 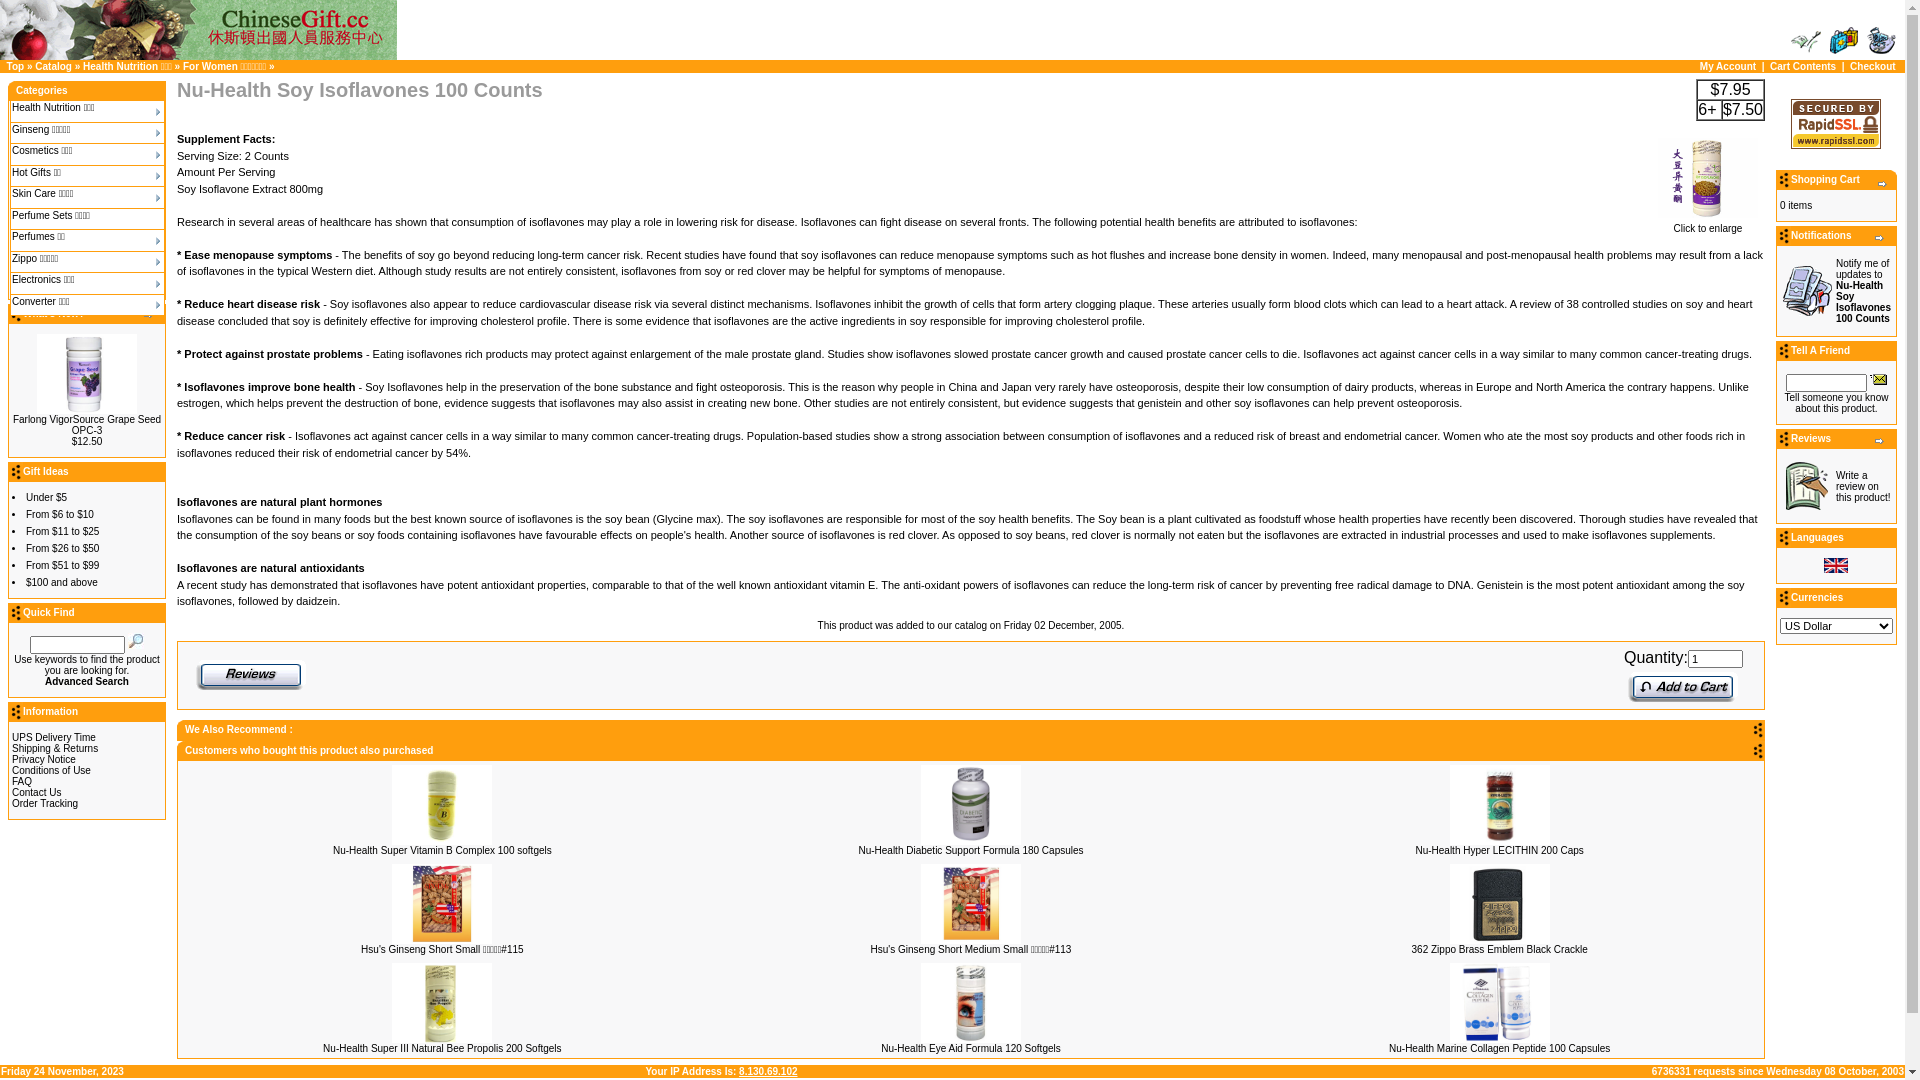 I want to click on ' English ', so click(x=1836, y=565).